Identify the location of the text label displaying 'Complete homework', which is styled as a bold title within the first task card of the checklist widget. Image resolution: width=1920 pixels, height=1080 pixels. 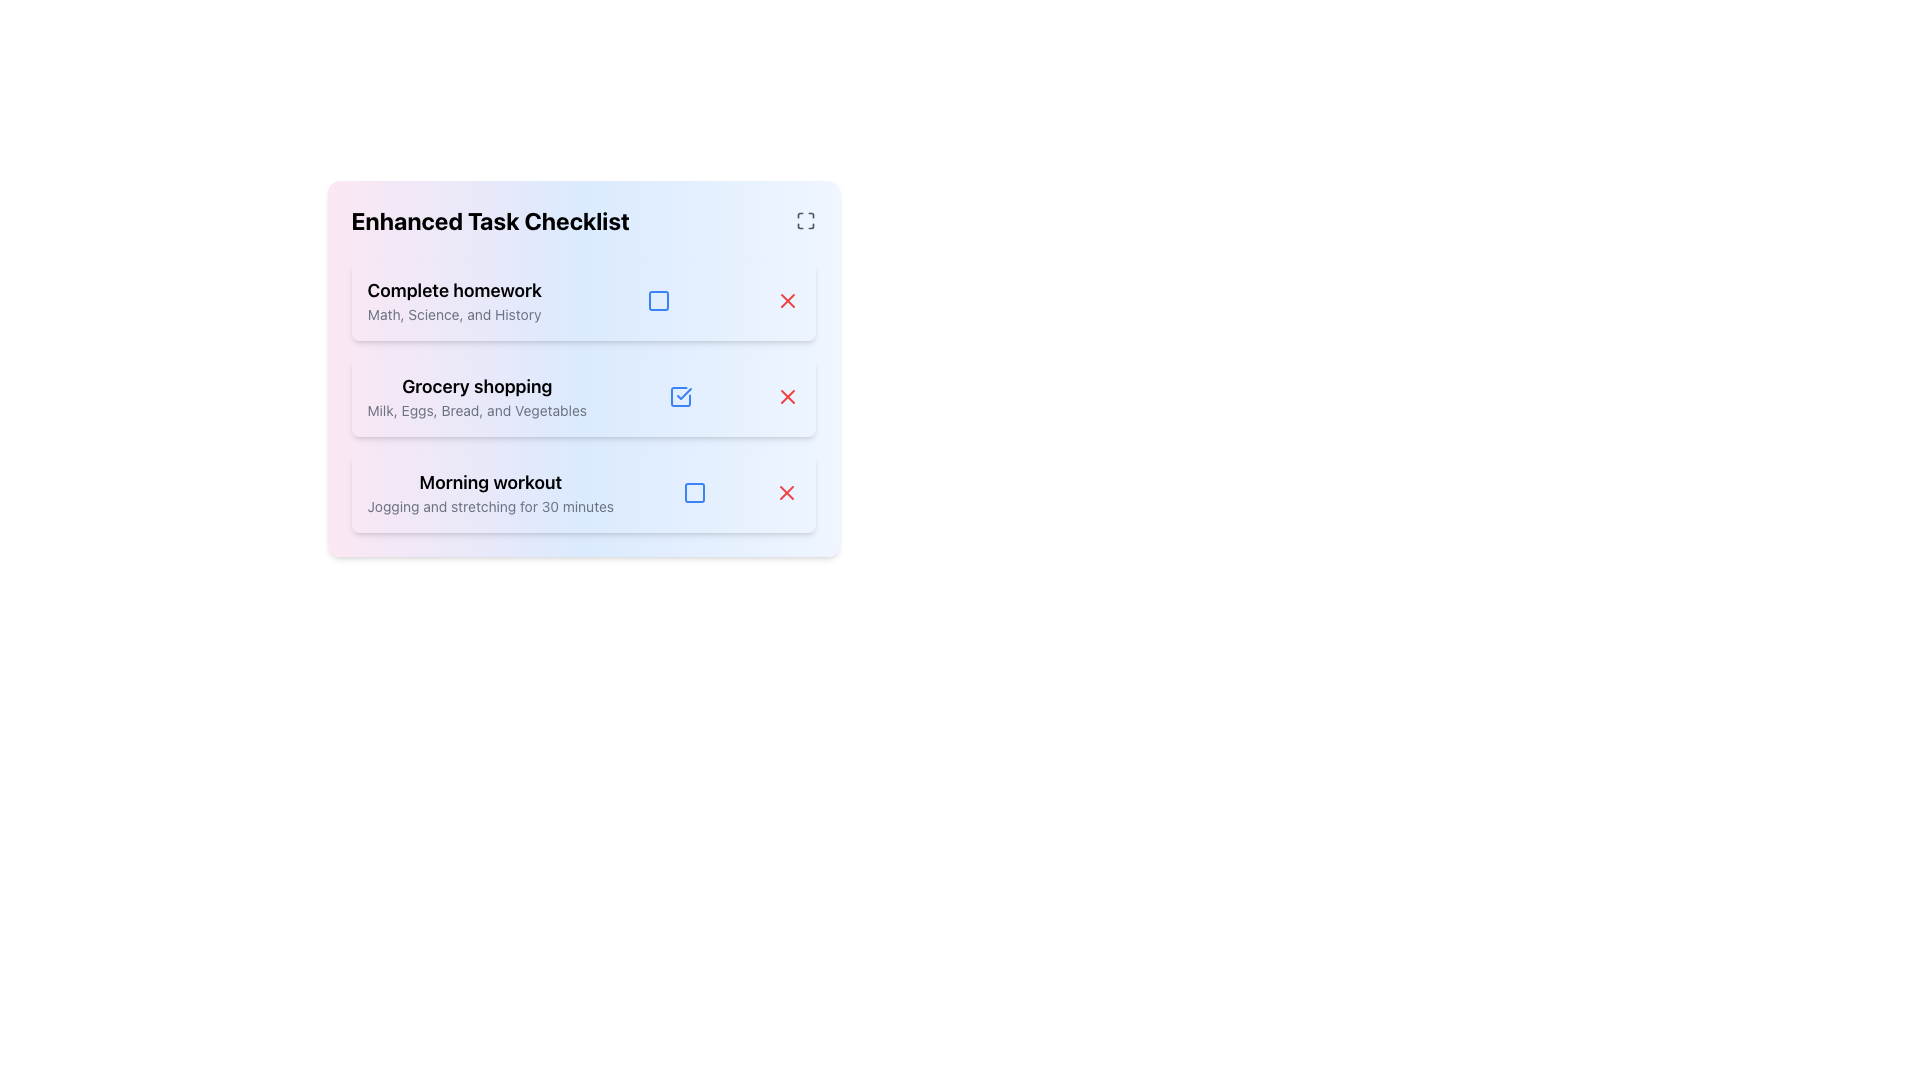
(453, 290).